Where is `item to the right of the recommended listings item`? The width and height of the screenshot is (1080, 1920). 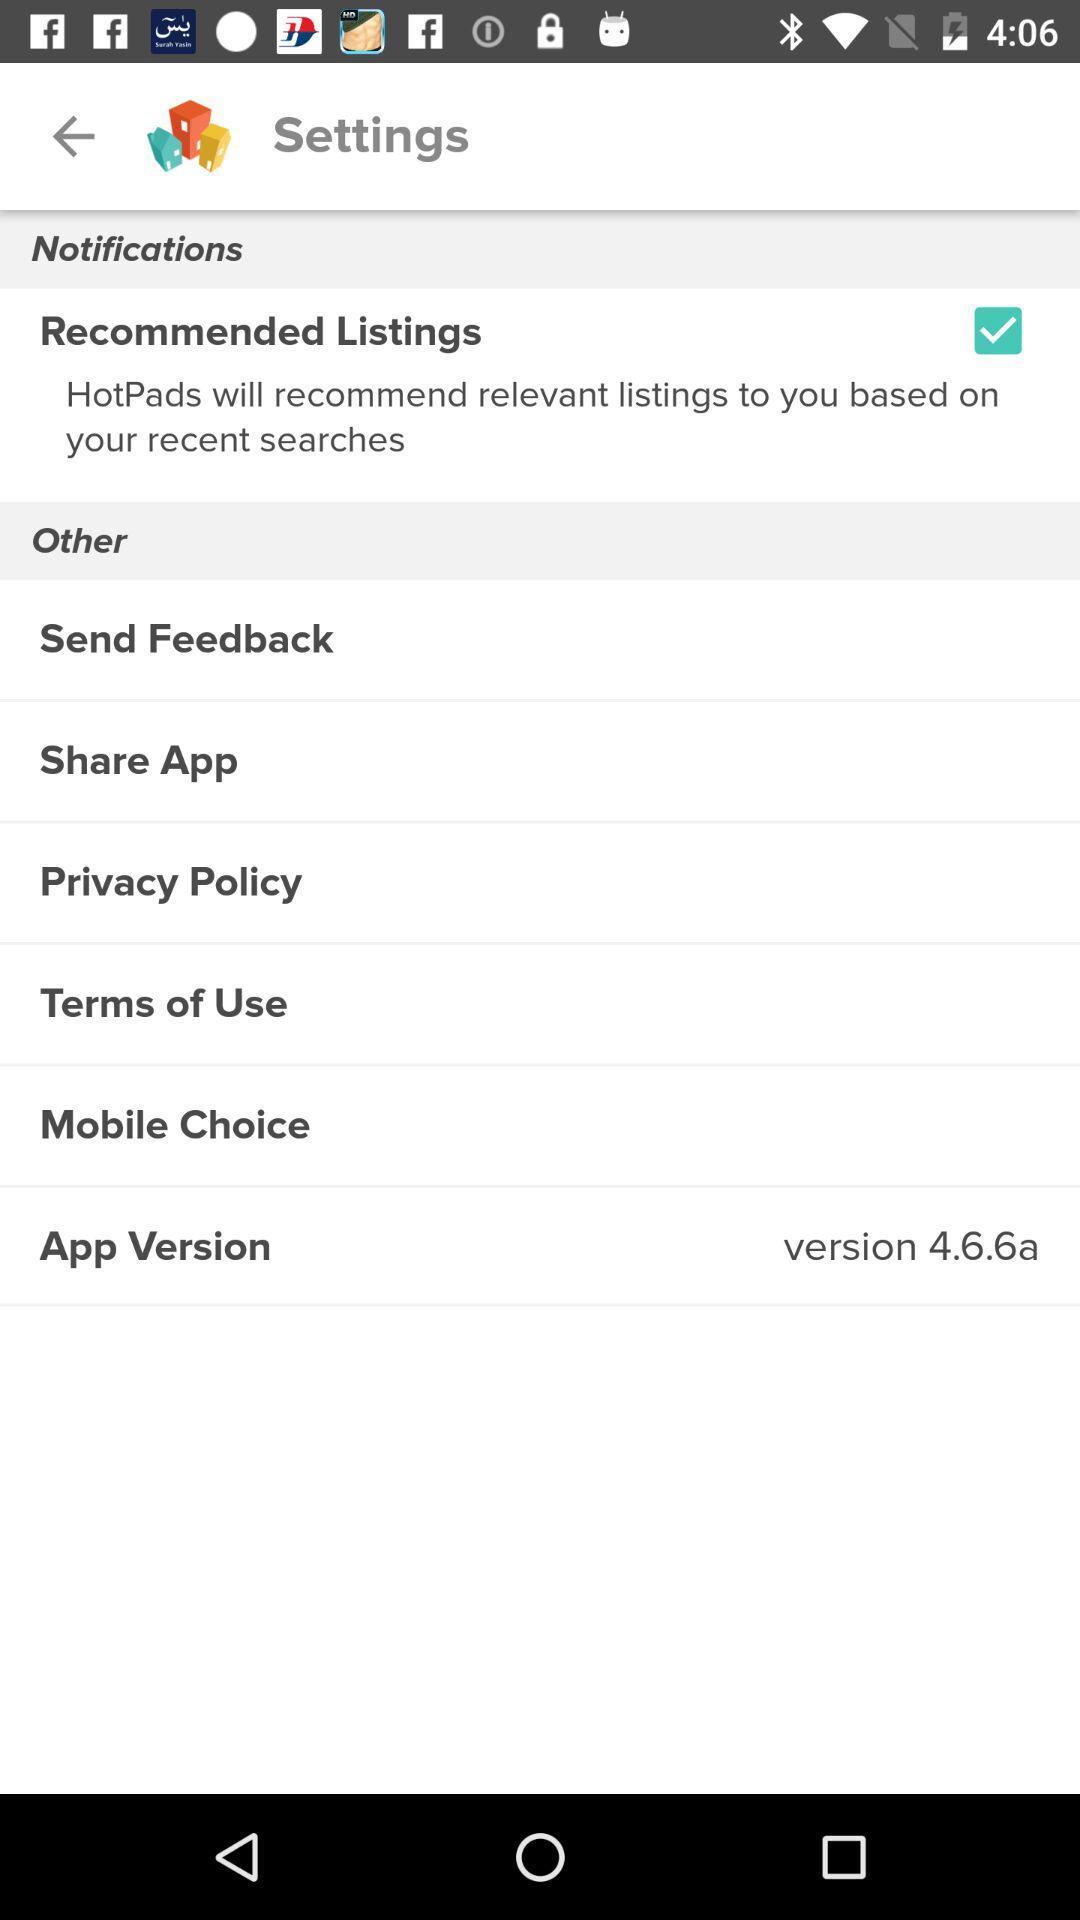 item to the right of the recommended listings item is located at coordinates (998, 330).